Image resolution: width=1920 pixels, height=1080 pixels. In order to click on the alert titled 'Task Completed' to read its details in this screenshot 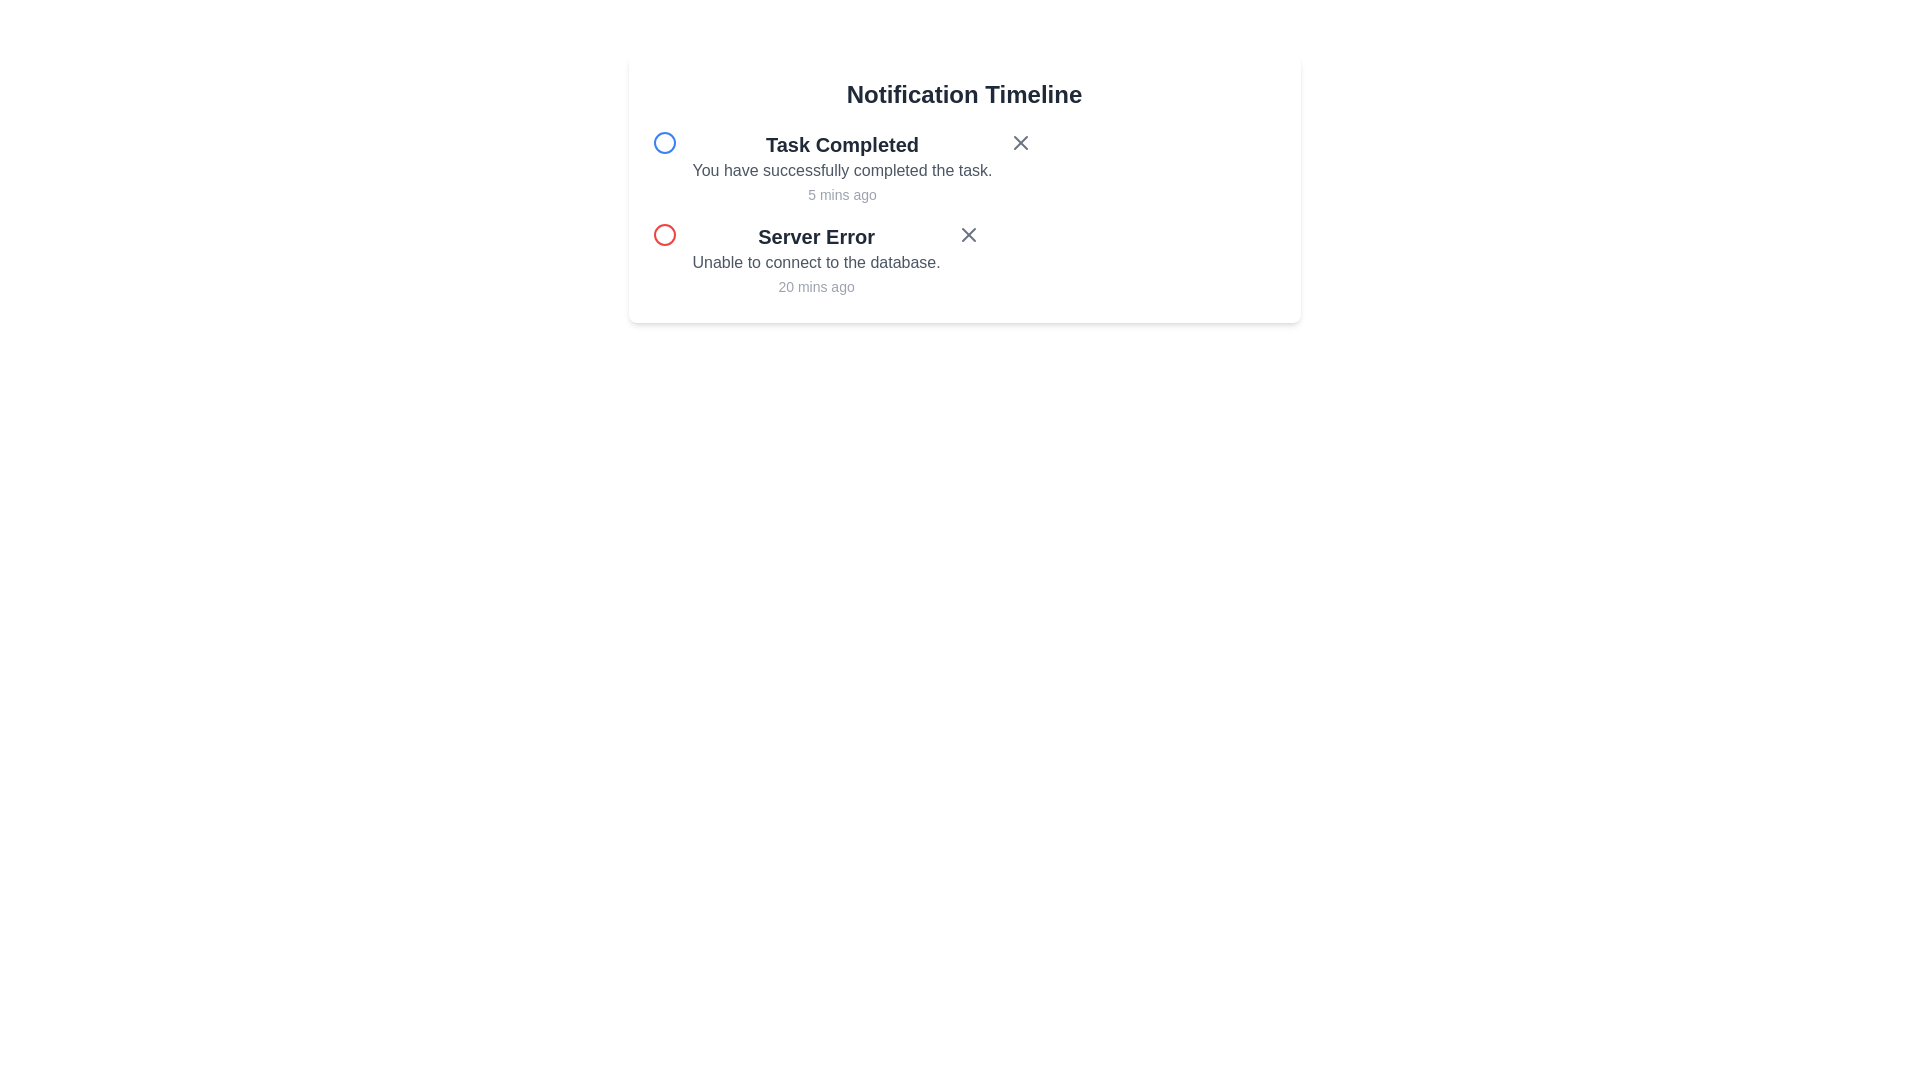, I will do `click(842, 144)`.